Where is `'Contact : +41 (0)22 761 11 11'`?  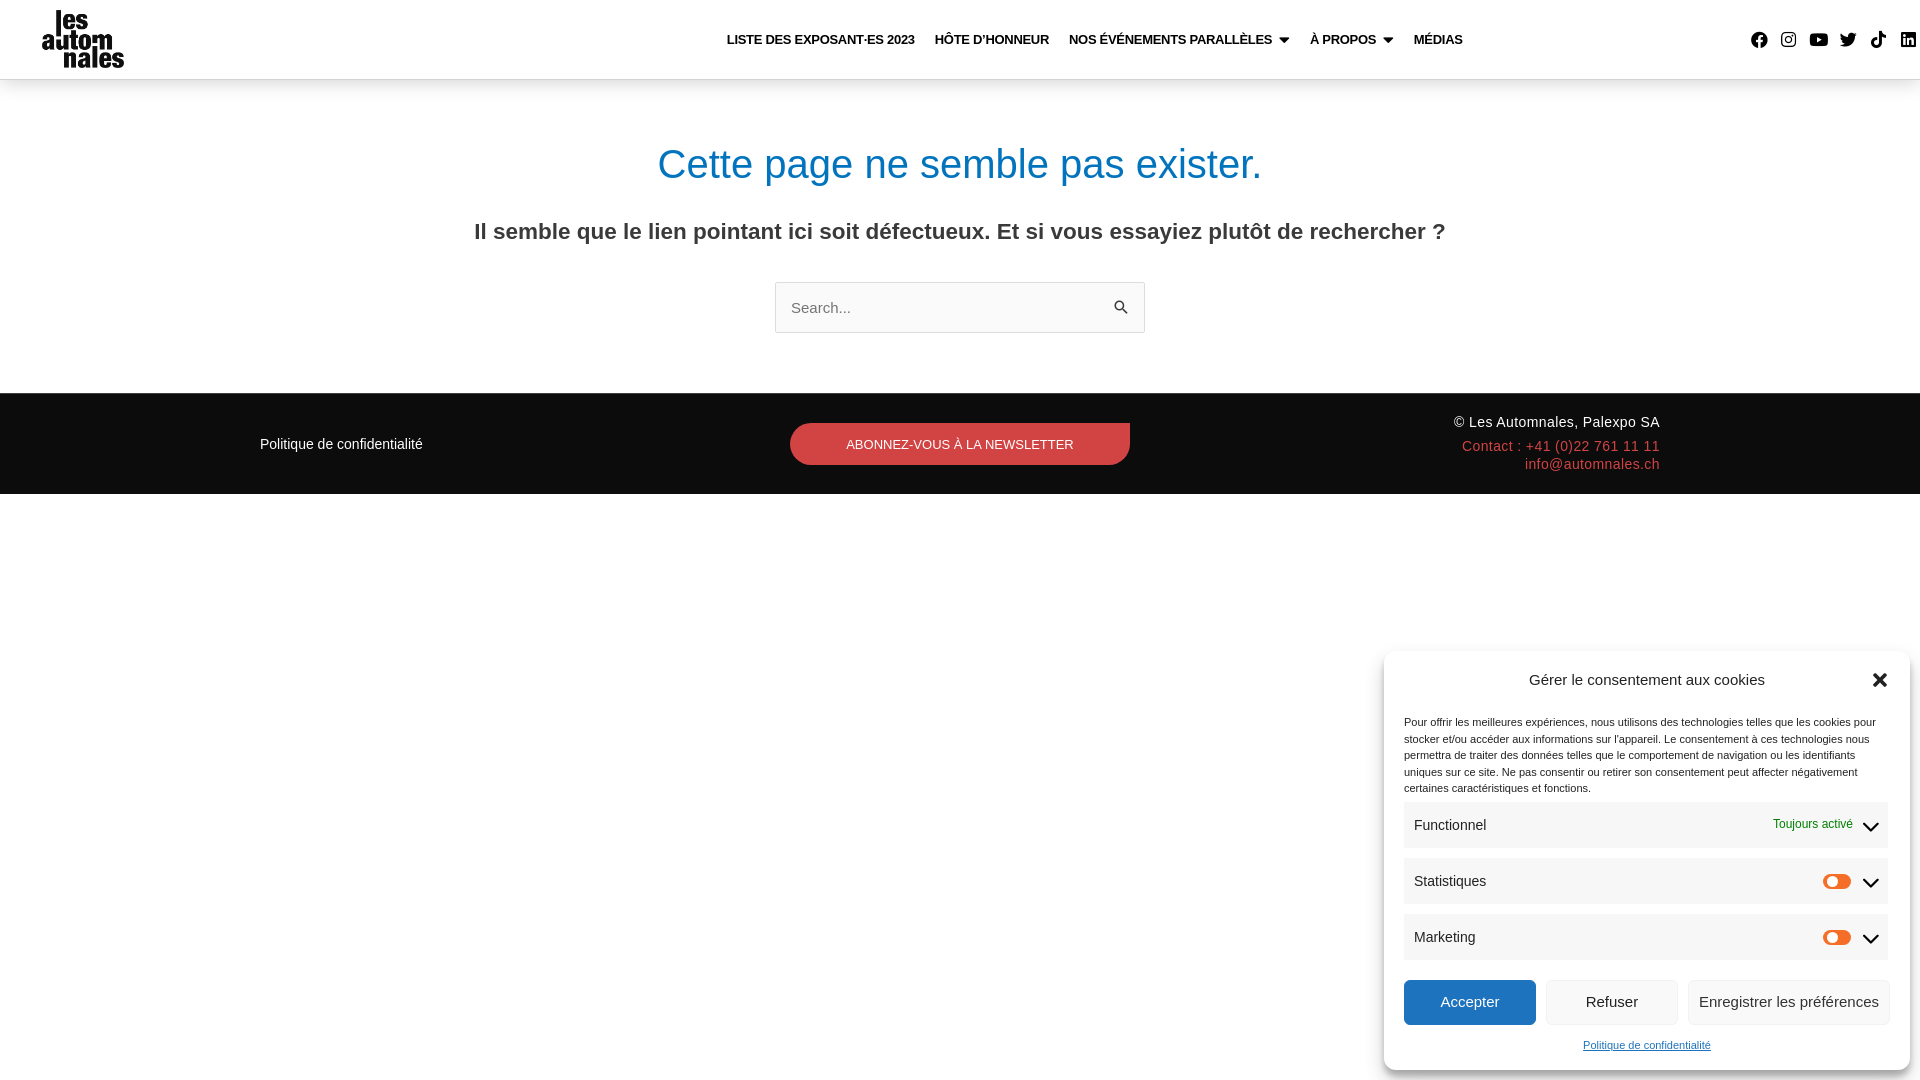 'Contact : +41 (0)22 761 11 11' is located at coordinates (1462, 445).